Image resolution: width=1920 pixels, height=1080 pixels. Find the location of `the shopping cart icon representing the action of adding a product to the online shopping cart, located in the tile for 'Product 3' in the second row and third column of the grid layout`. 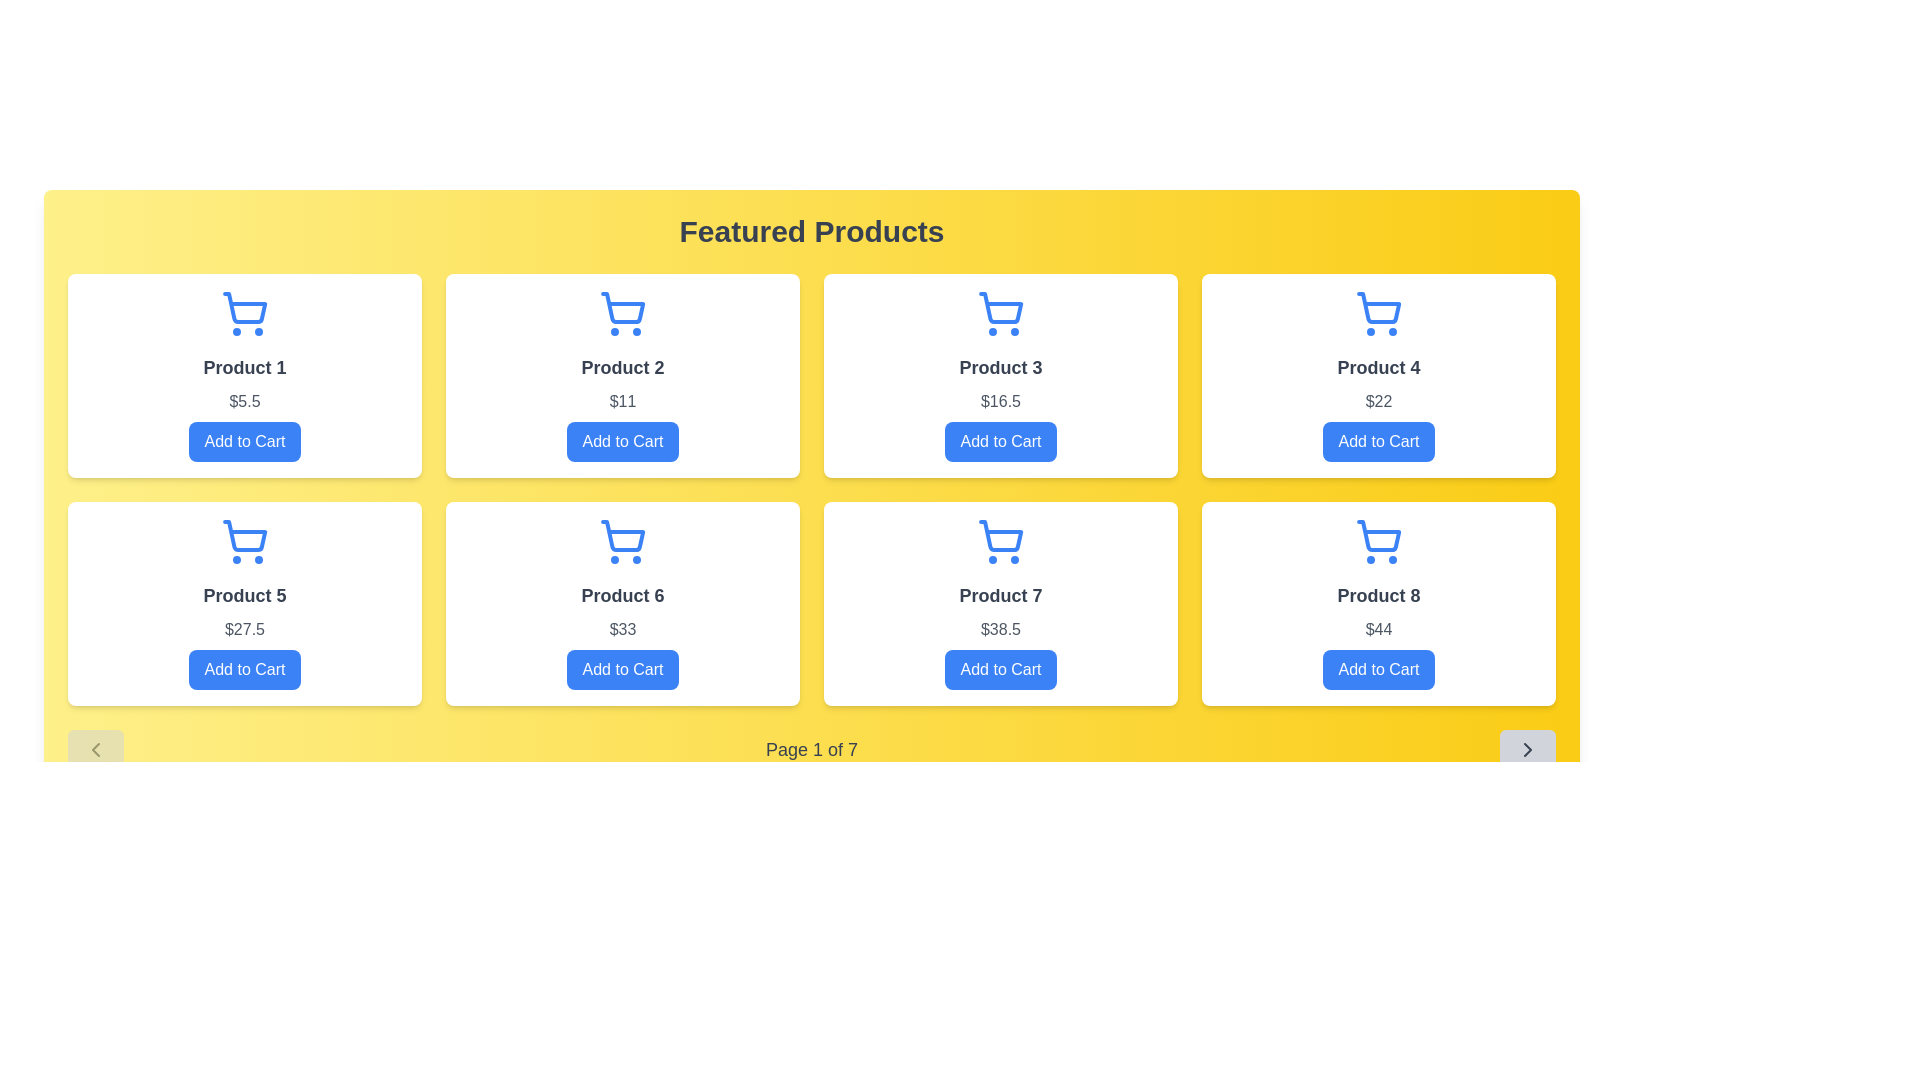

the shopping cart icon representing the action of adding a product to the online shopping cart, located in the tile for 'Product 3' in the second row and third column of the grid layout is located at coordinates (1001, 308).